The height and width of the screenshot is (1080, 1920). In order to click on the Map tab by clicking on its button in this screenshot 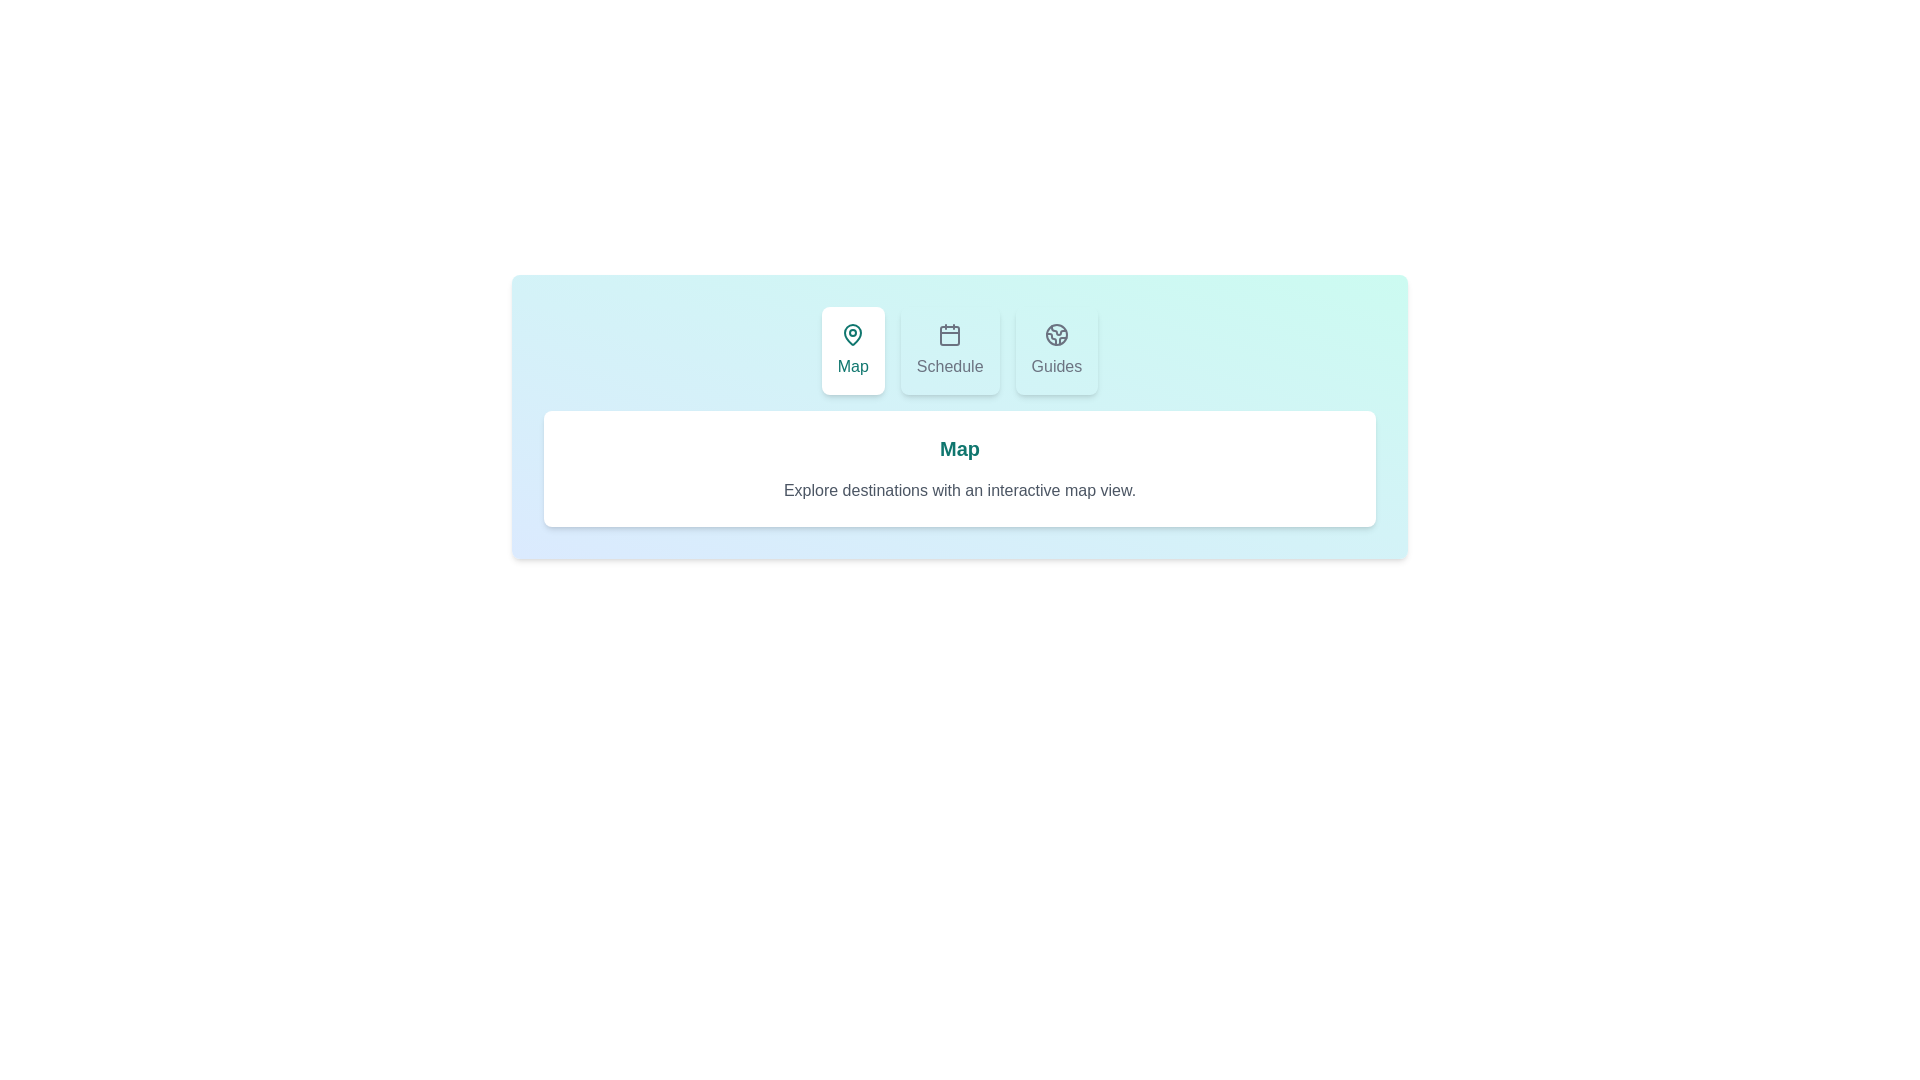, I will do `click(853, 350)`.